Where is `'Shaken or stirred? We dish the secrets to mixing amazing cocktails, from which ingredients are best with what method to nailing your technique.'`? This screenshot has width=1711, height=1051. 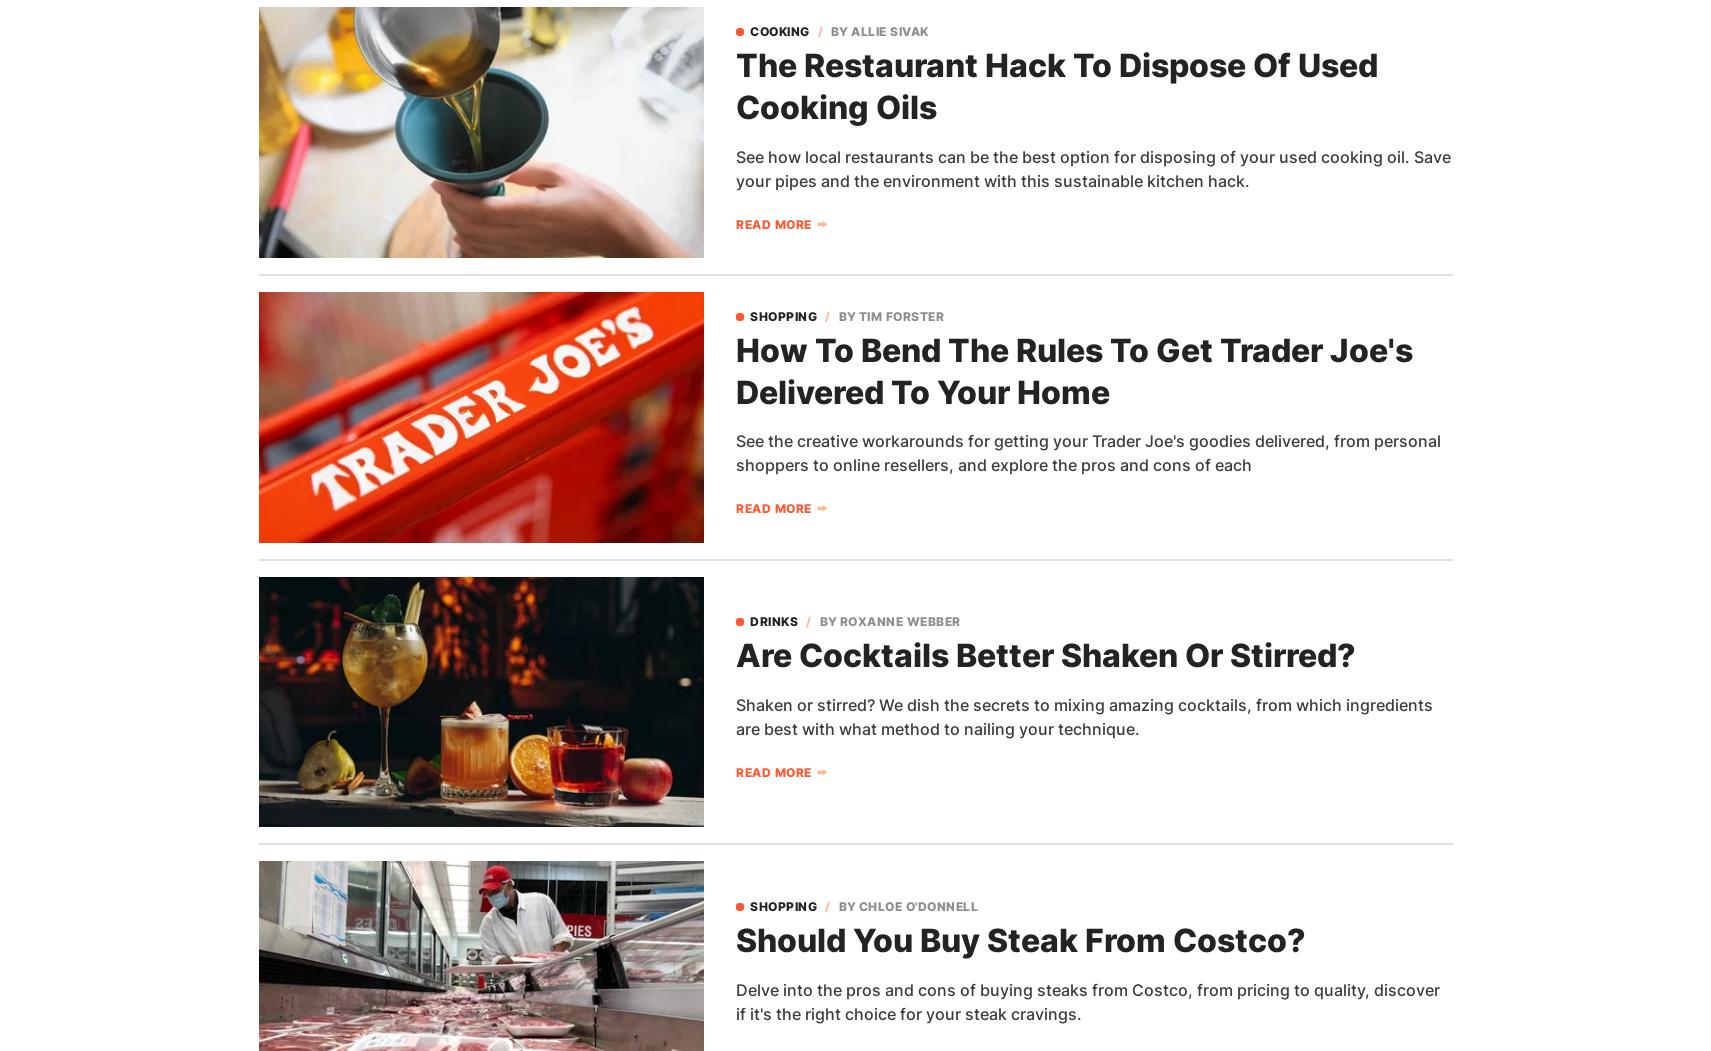 'Shaken or stirred? We dish the secrets to mixing amazing cocktails, from which ingredients are best with what method to nailing your technique.' is located at coordinates (1084, 715).